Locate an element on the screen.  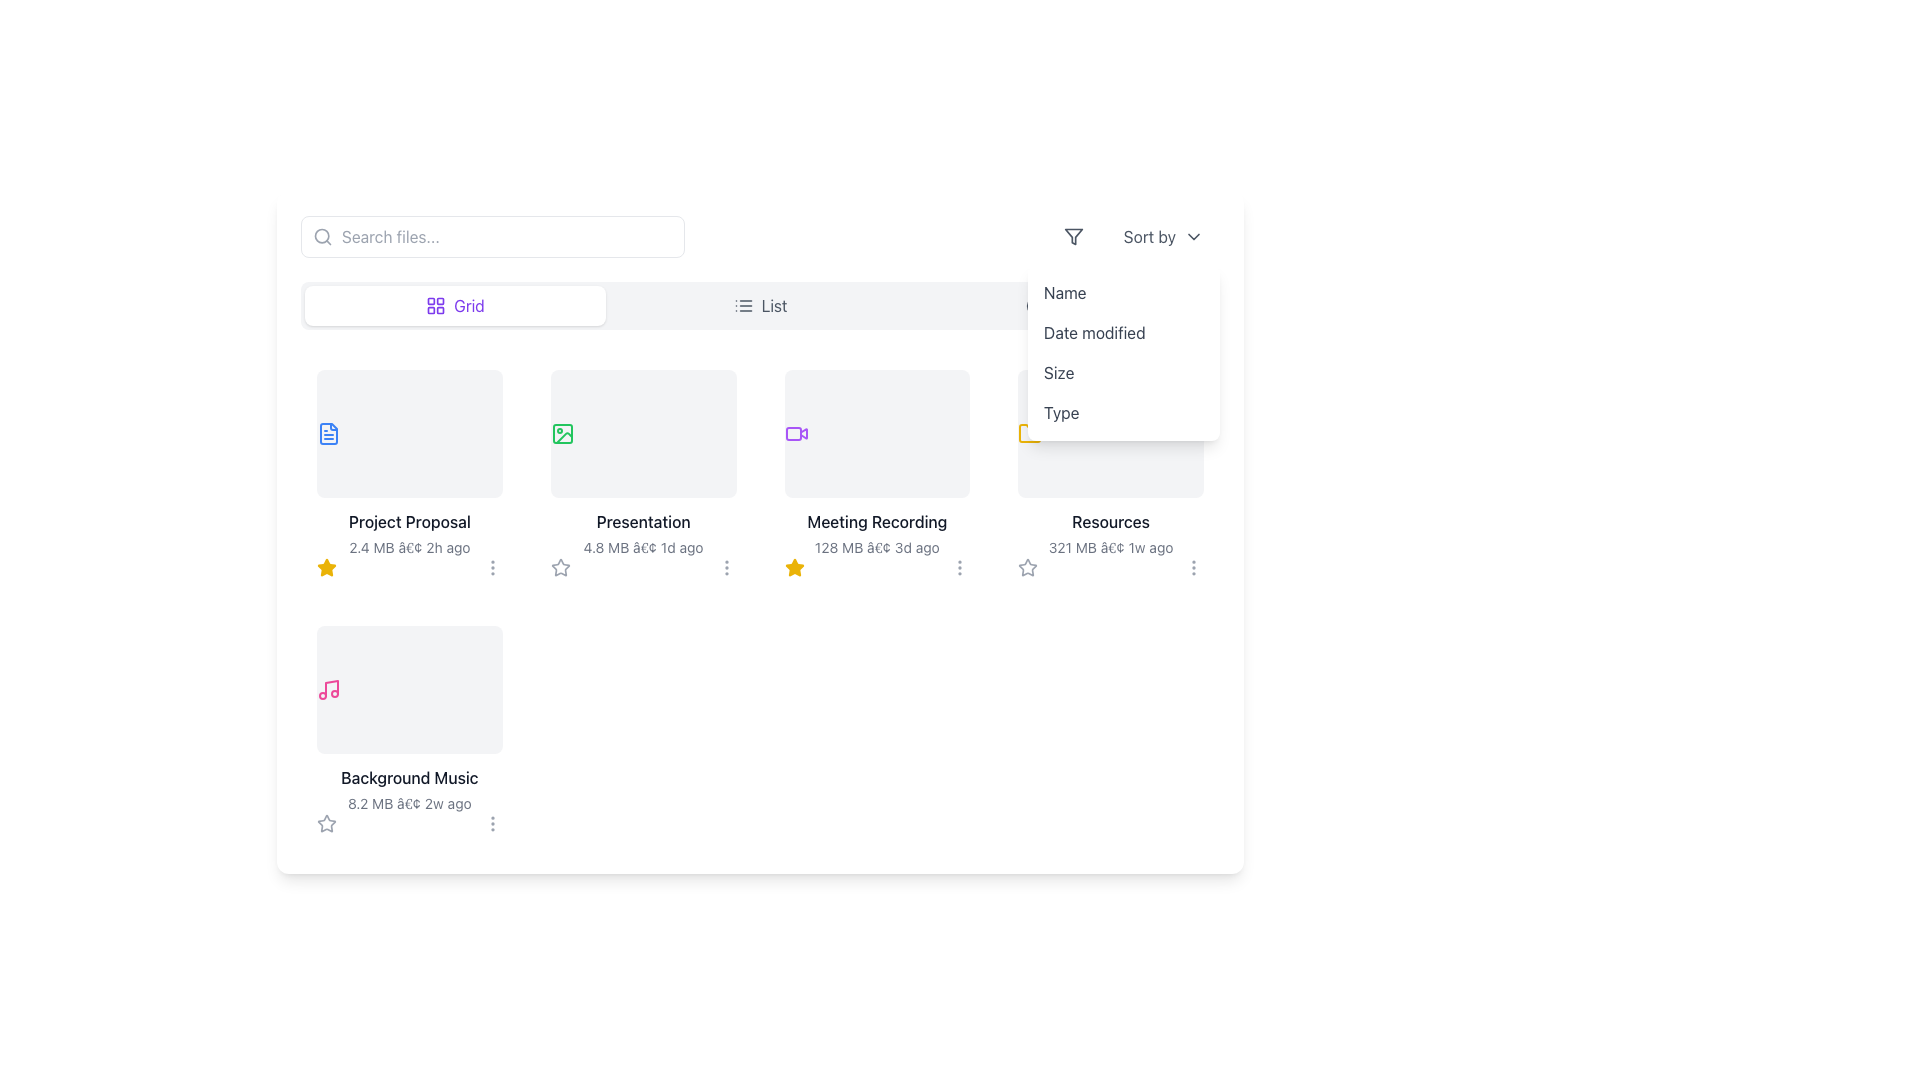
the informational text located below the heading 'Resources' in the fourth column of the grid layout, which provides metadata about the associated resource is located at coordinates (1110, 547).